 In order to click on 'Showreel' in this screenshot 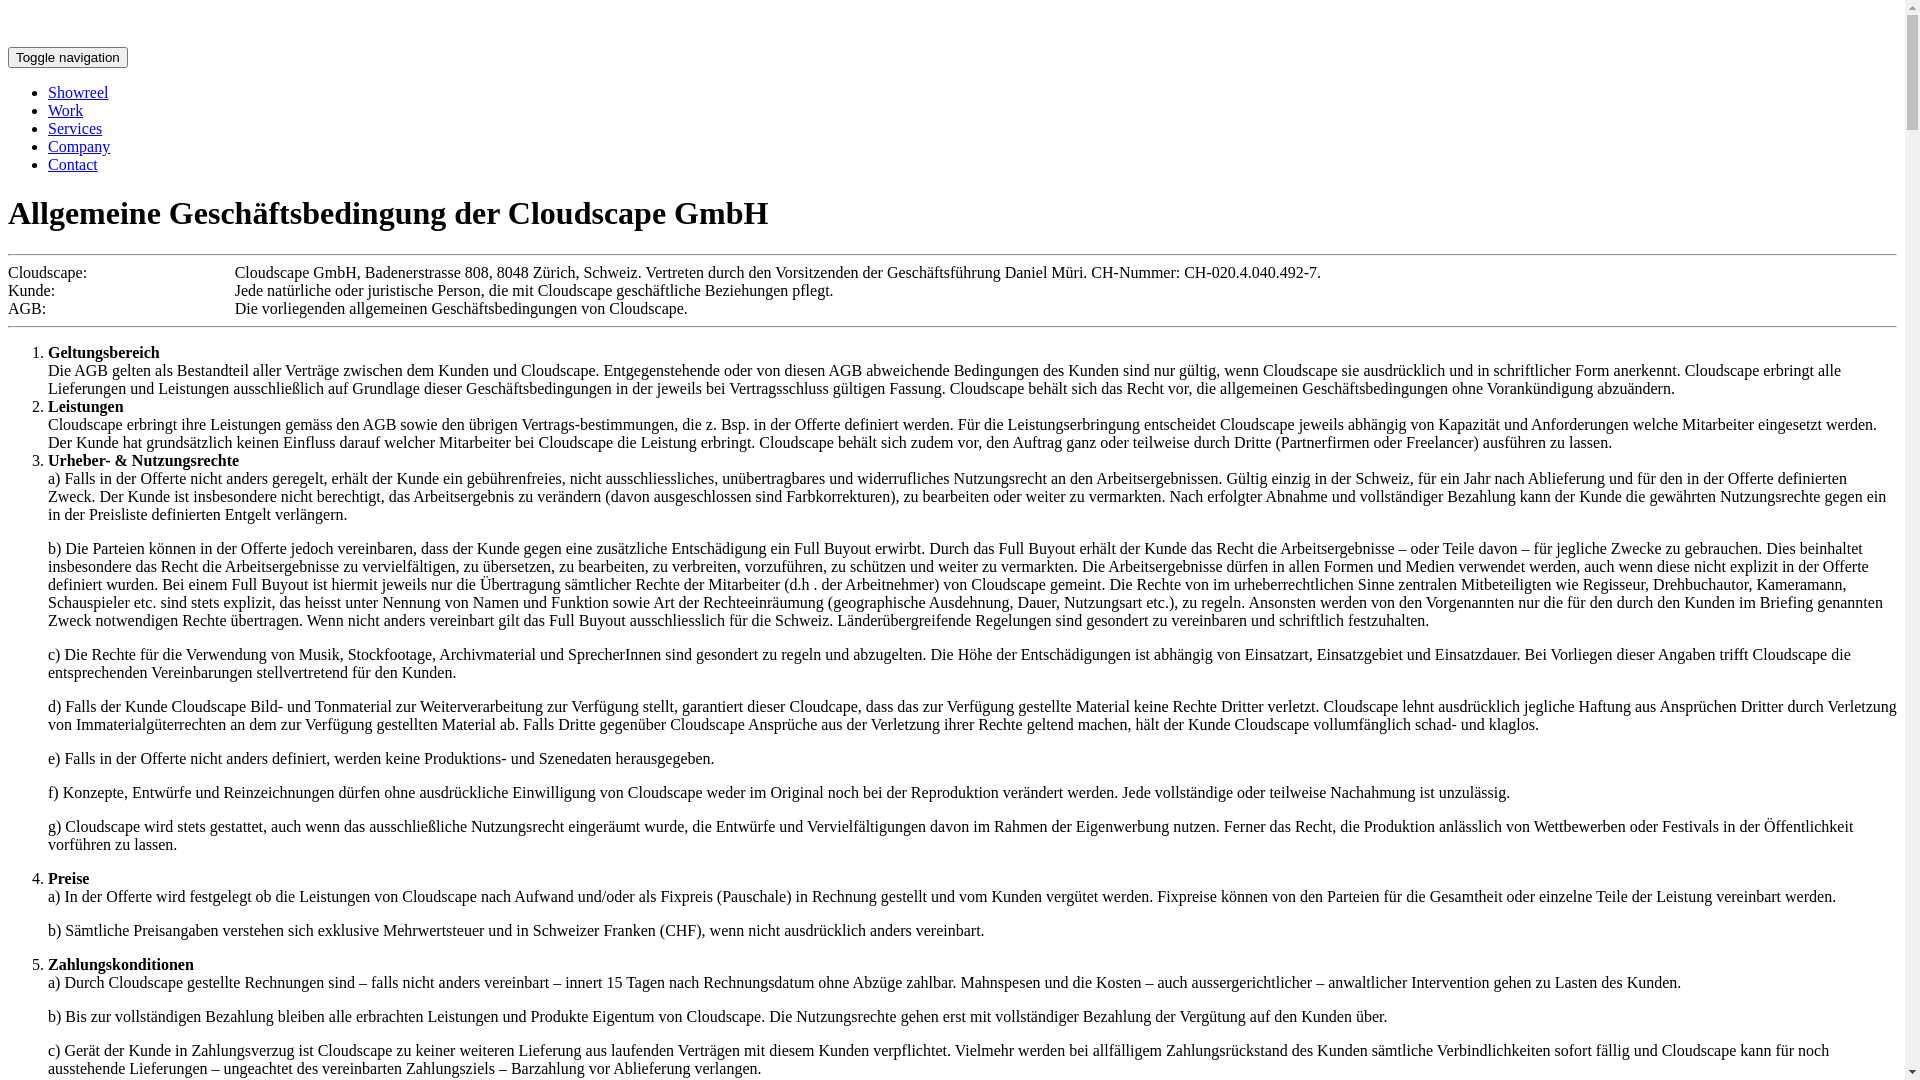, I will do `click(77, 92)`.